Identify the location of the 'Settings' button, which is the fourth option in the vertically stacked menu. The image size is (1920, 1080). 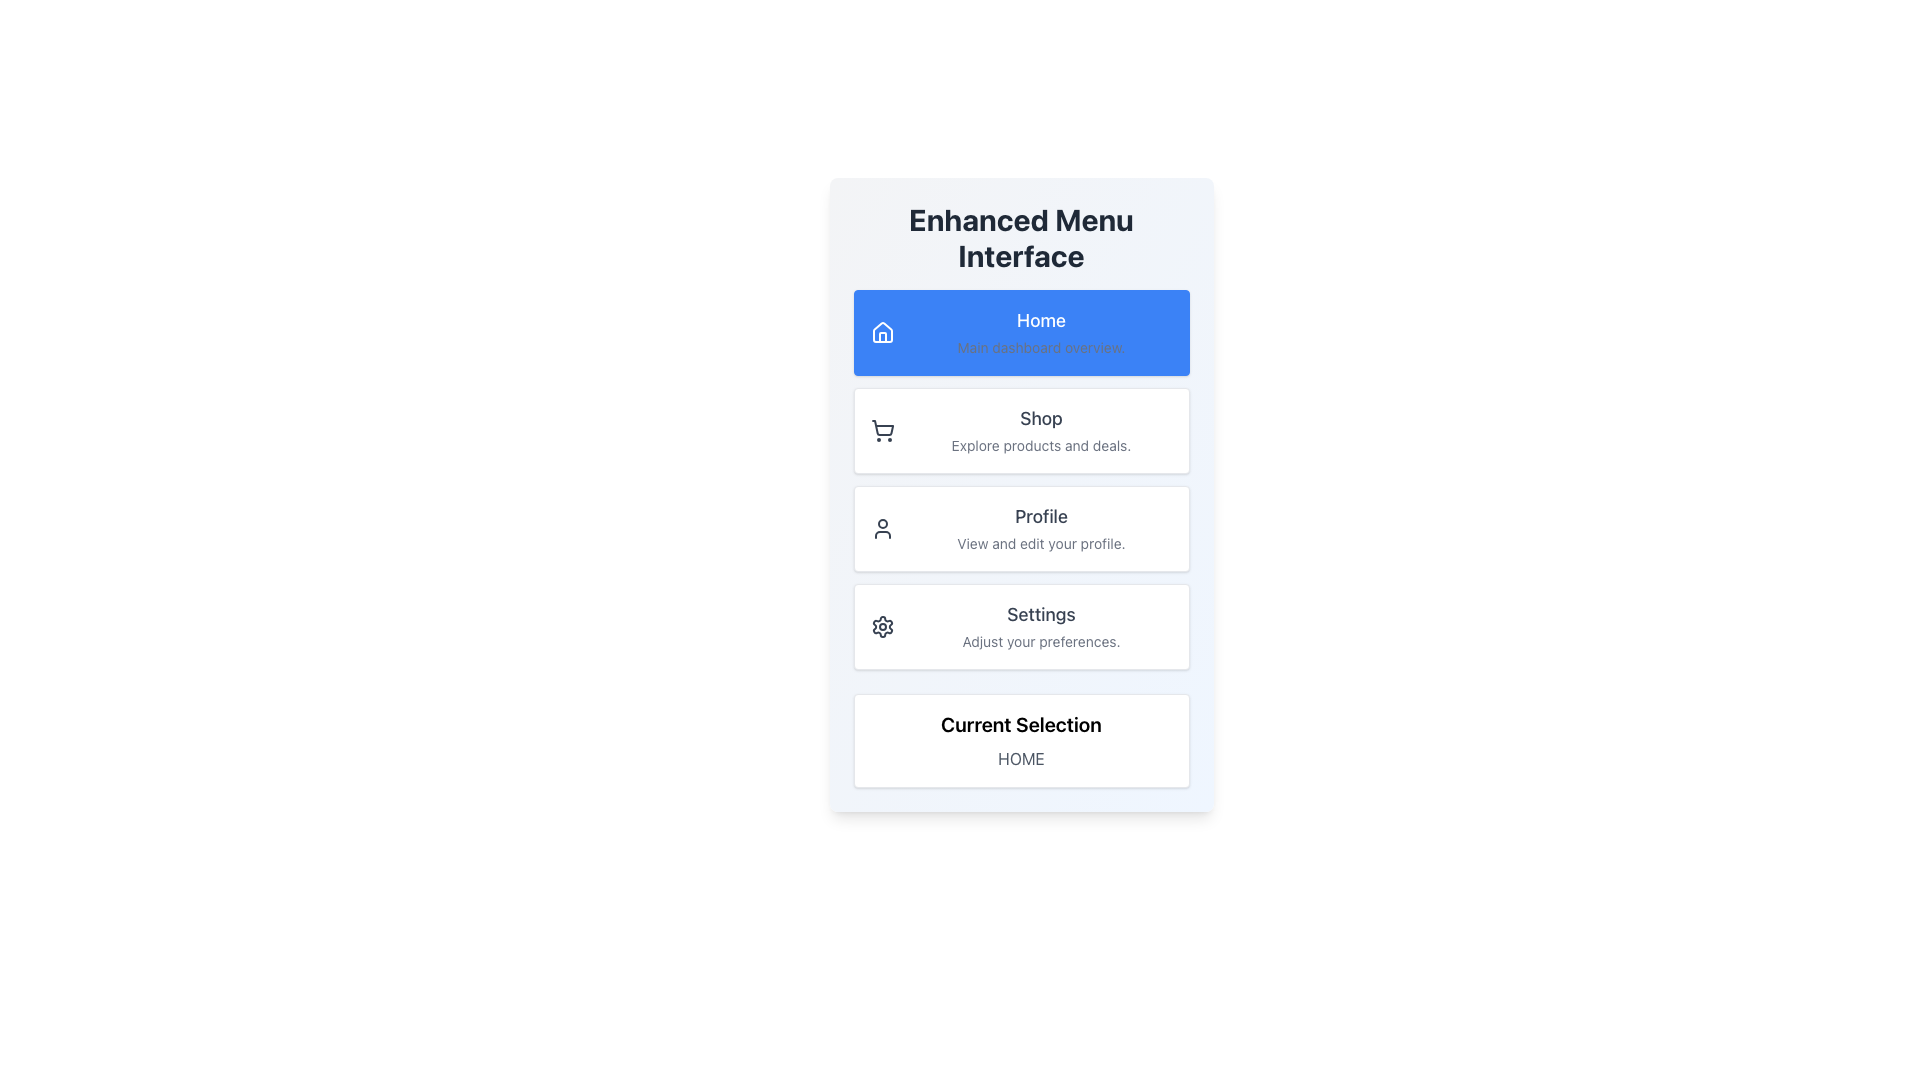
(1021, 626).